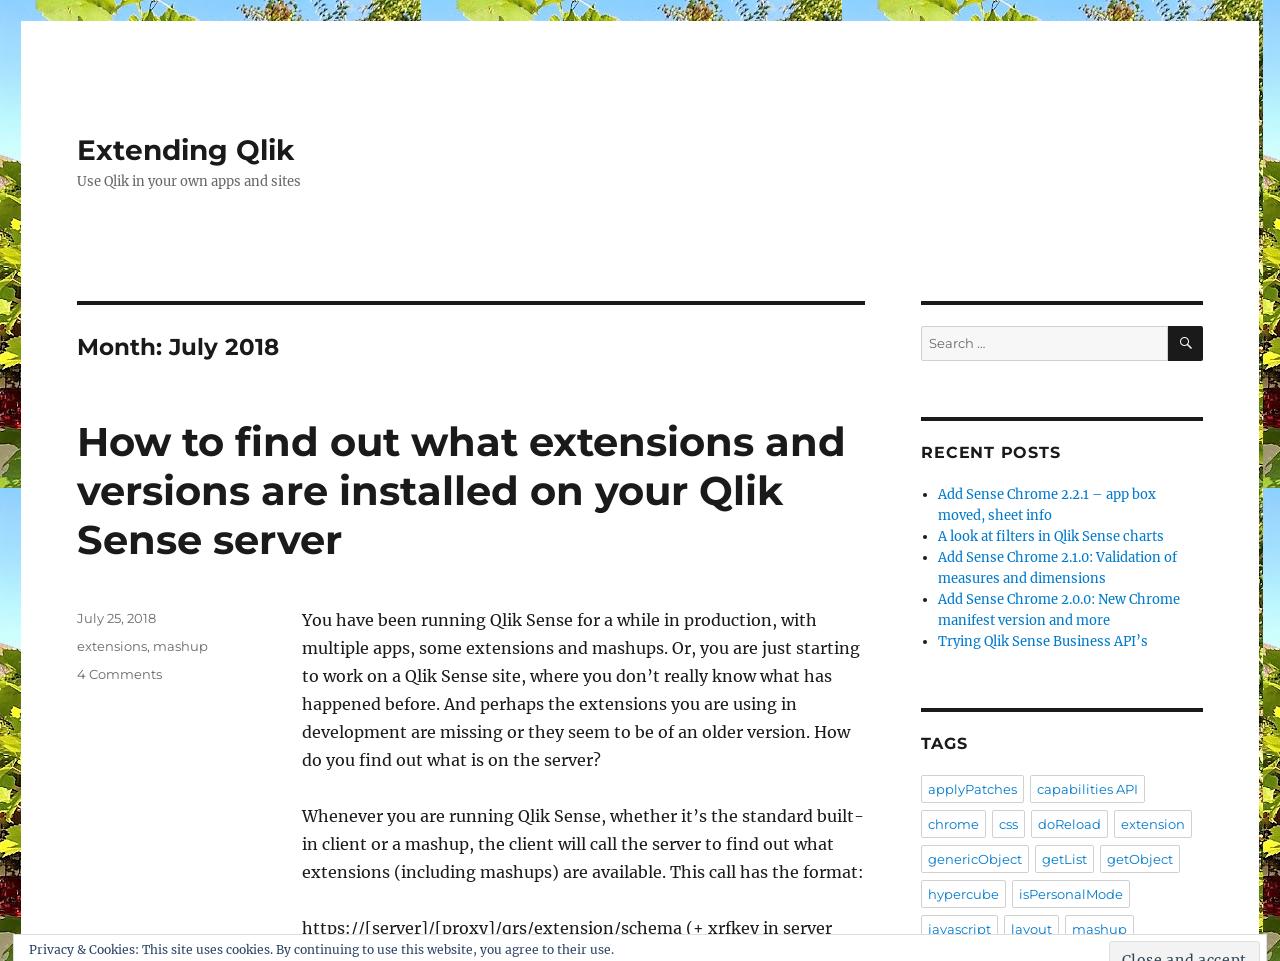  I want to click on 'layout', so click(1031, 928).